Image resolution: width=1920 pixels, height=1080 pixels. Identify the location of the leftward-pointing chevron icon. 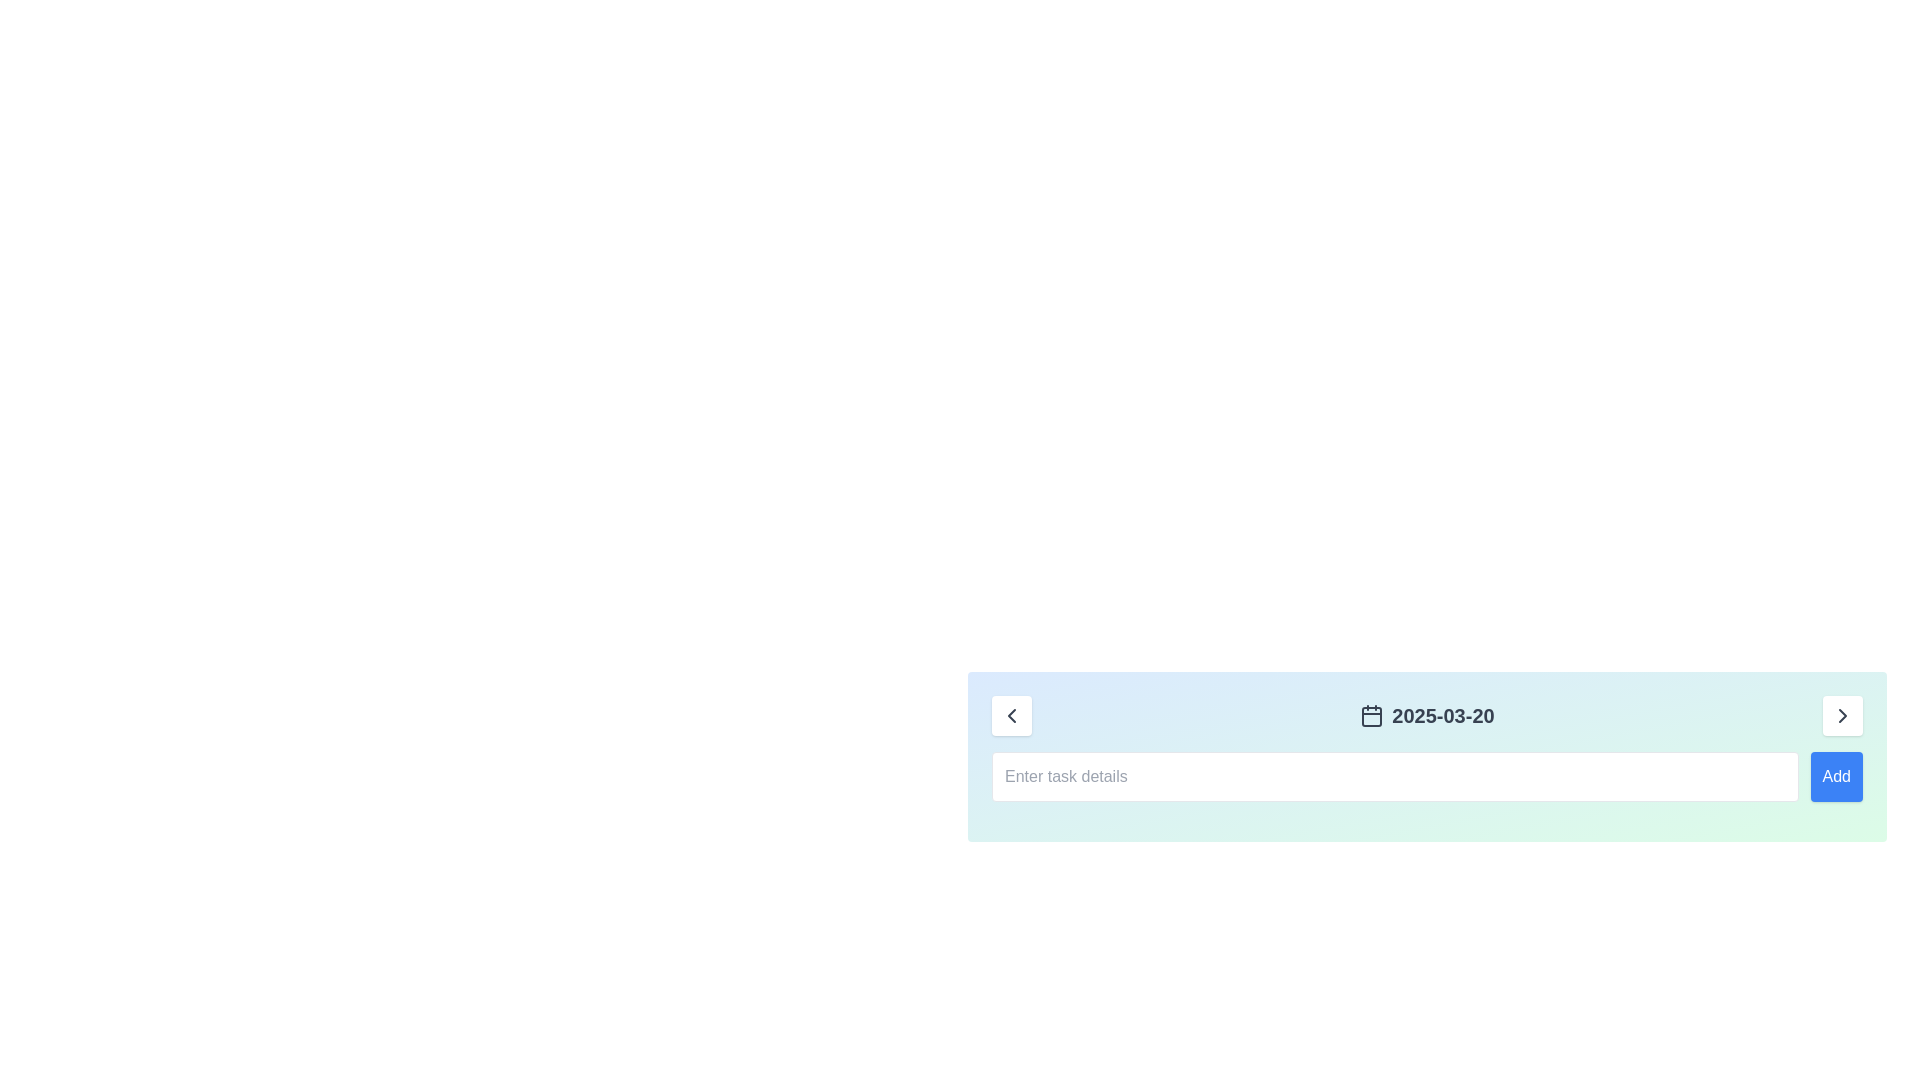
(1012, 715).